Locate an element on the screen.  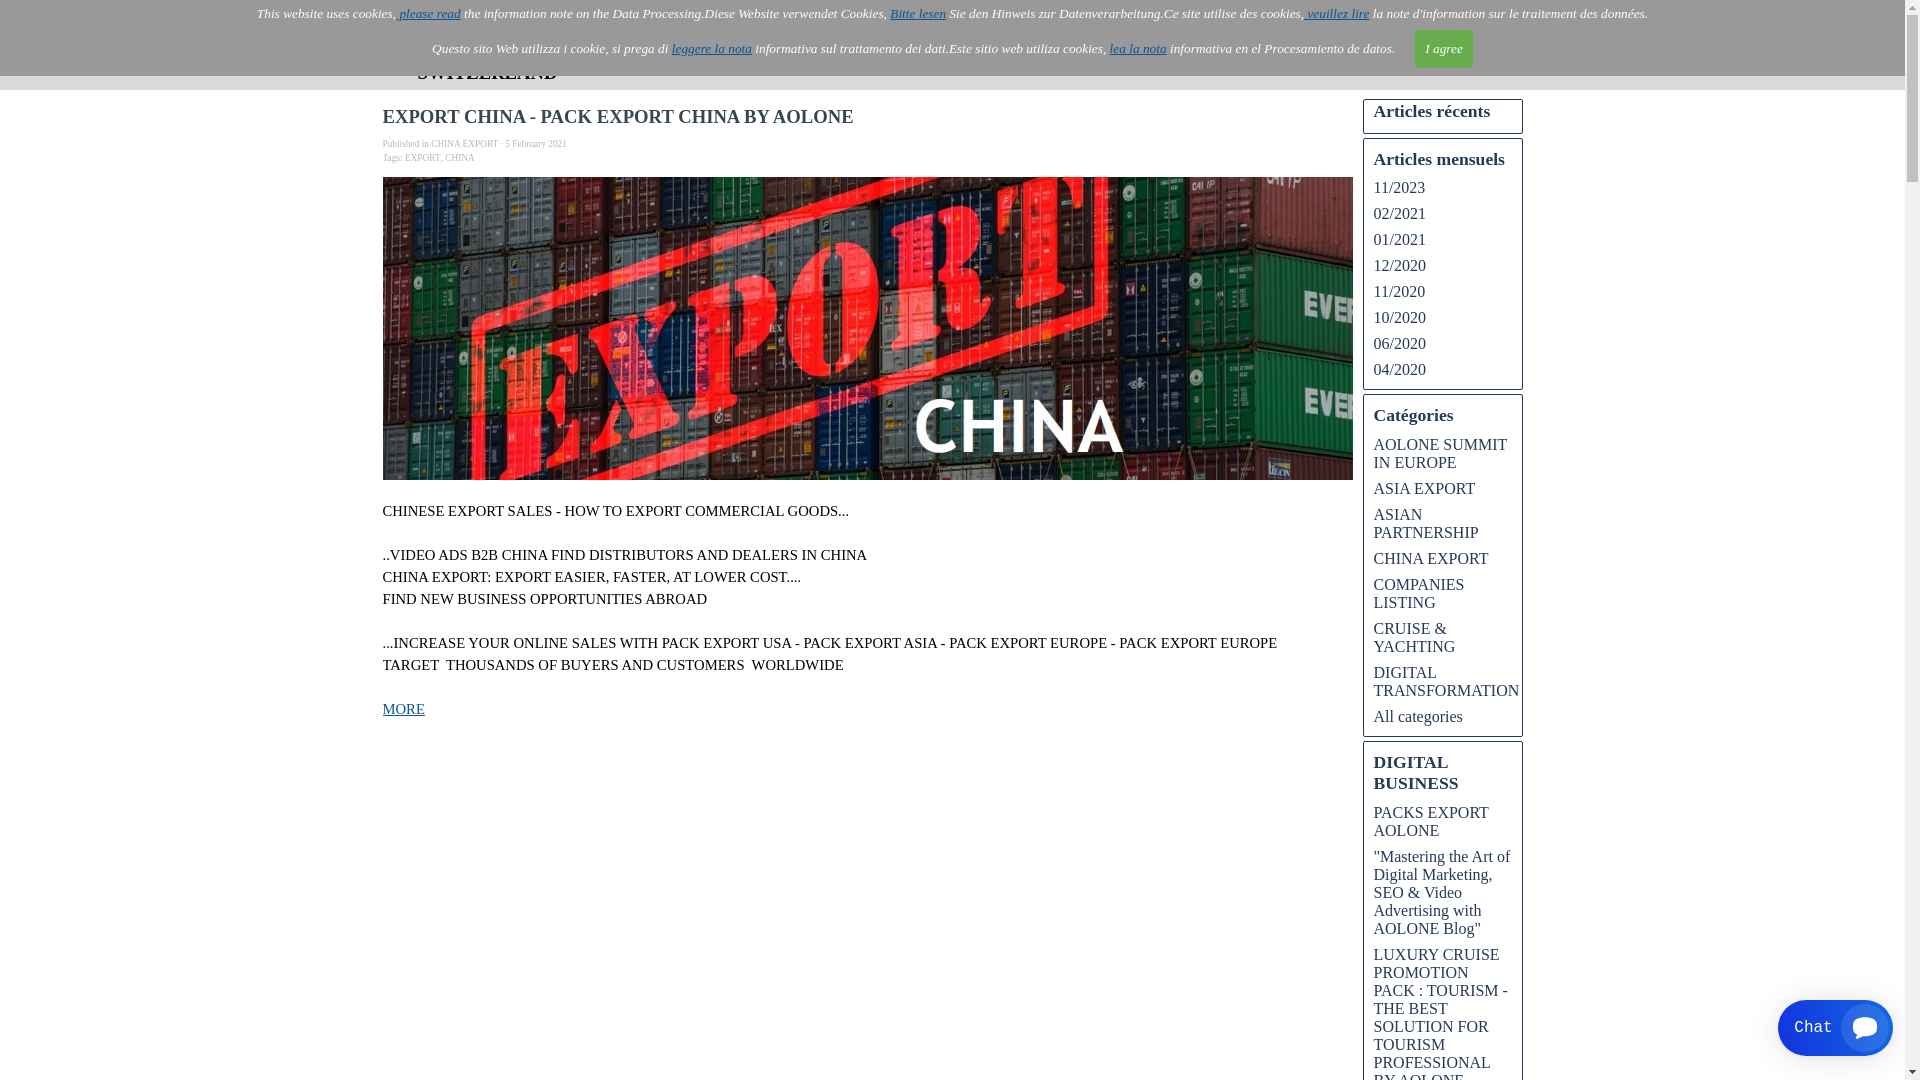
'All categories' is located at coordinates (1417, 715).